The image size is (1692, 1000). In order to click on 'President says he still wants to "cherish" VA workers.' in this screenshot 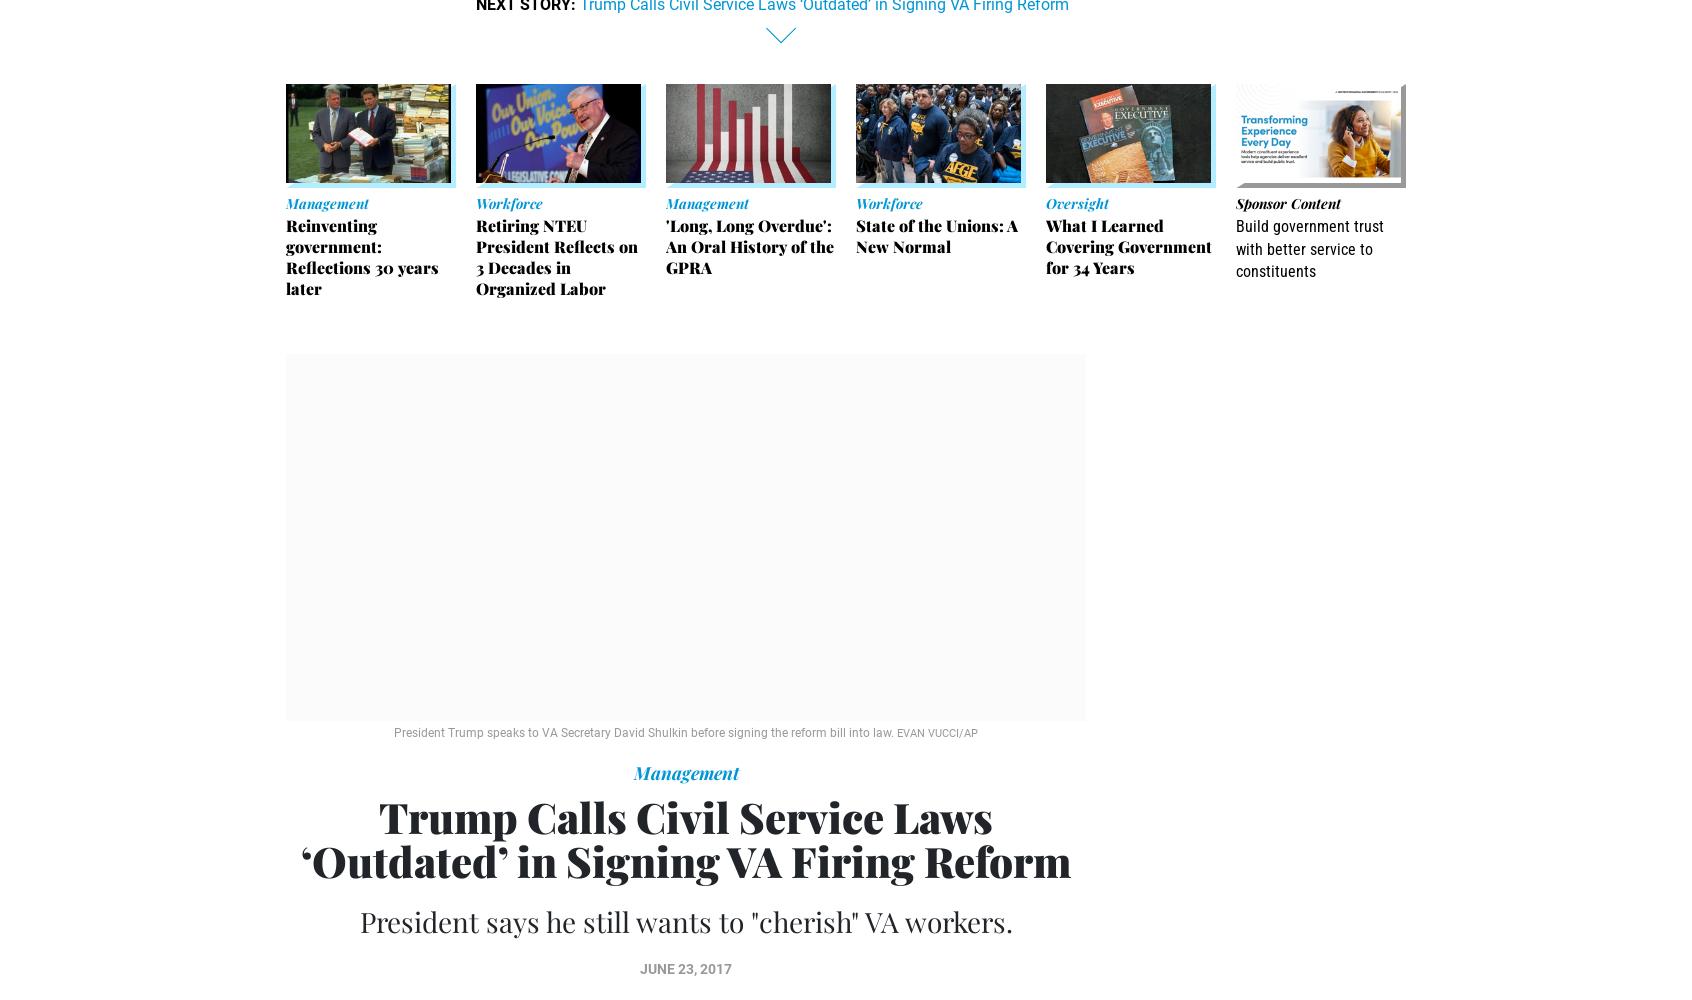, I will do `click(685, 921)`.